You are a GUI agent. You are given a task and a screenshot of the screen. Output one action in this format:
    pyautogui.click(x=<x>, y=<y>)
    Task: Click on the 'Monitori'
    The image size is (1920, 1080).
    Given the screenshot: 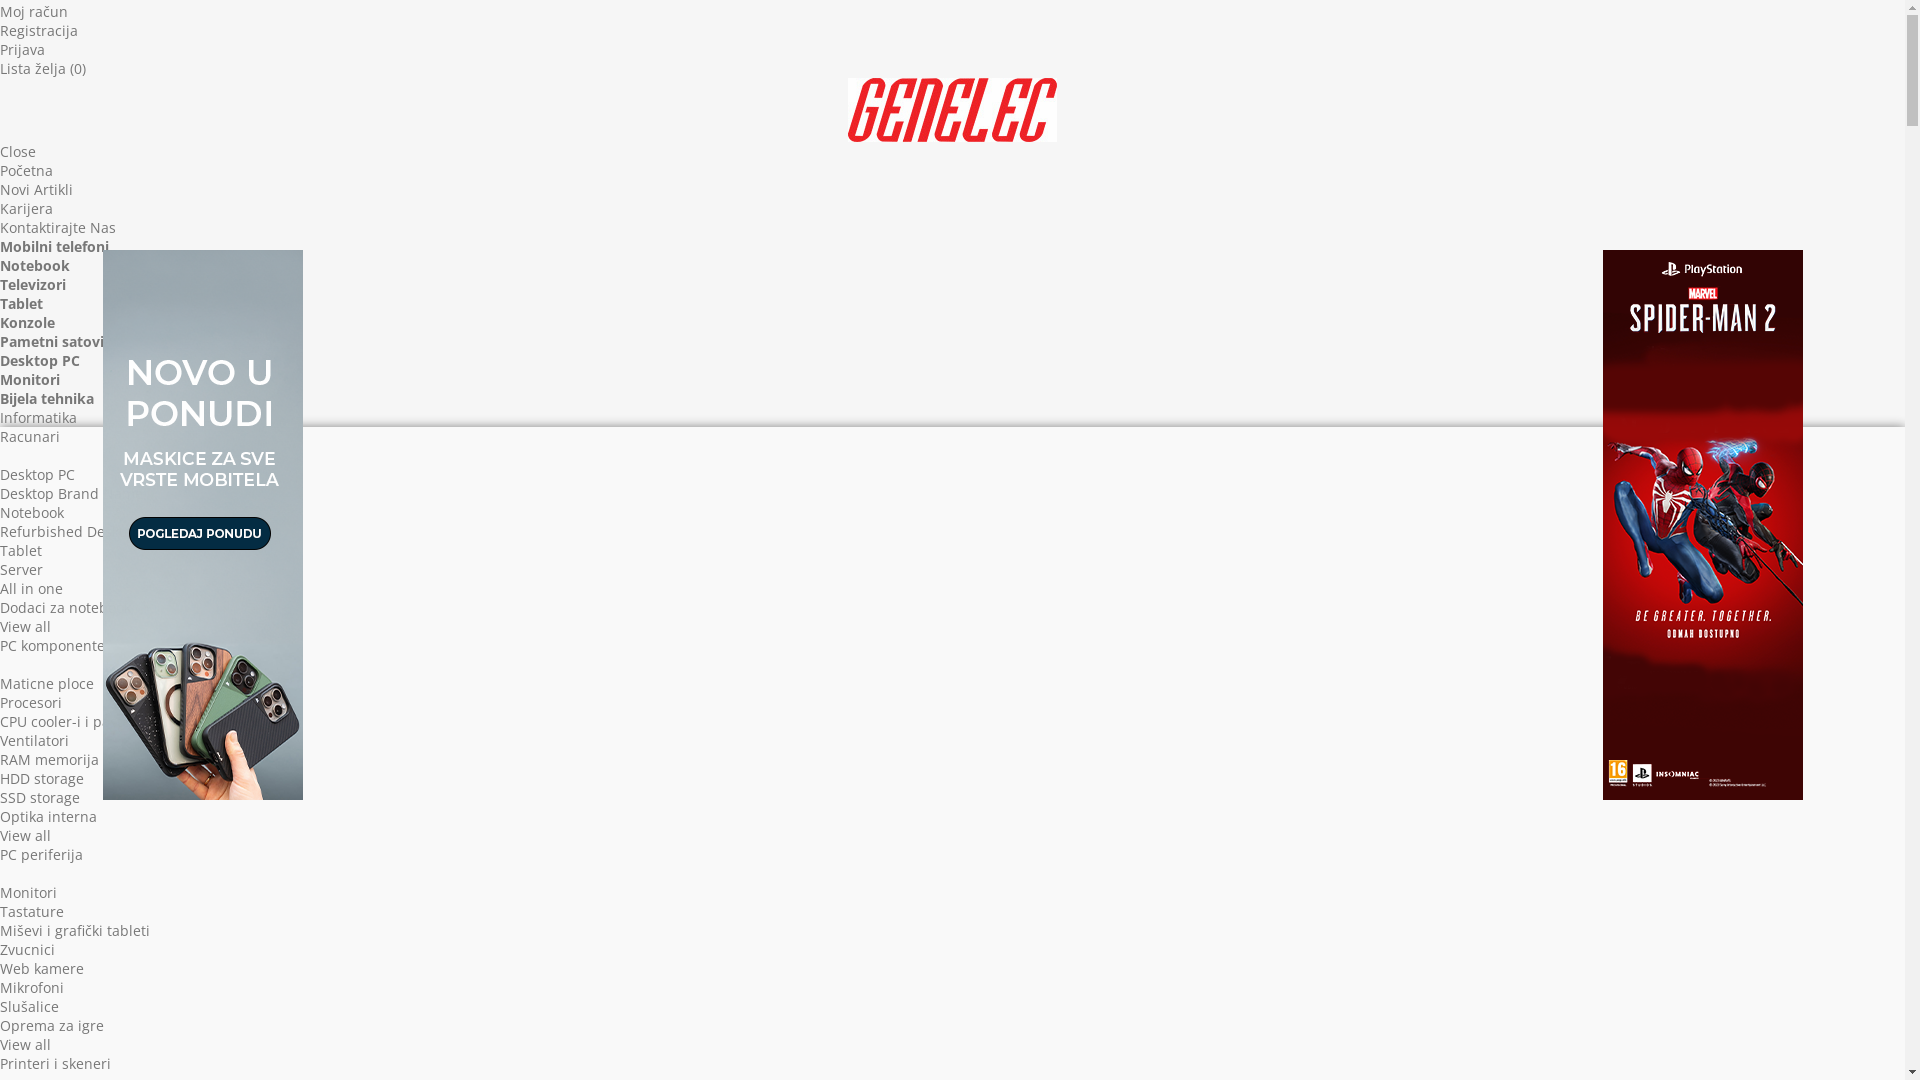 What is the action you would take?
    pyautogui.click(x=28, y=891)
    